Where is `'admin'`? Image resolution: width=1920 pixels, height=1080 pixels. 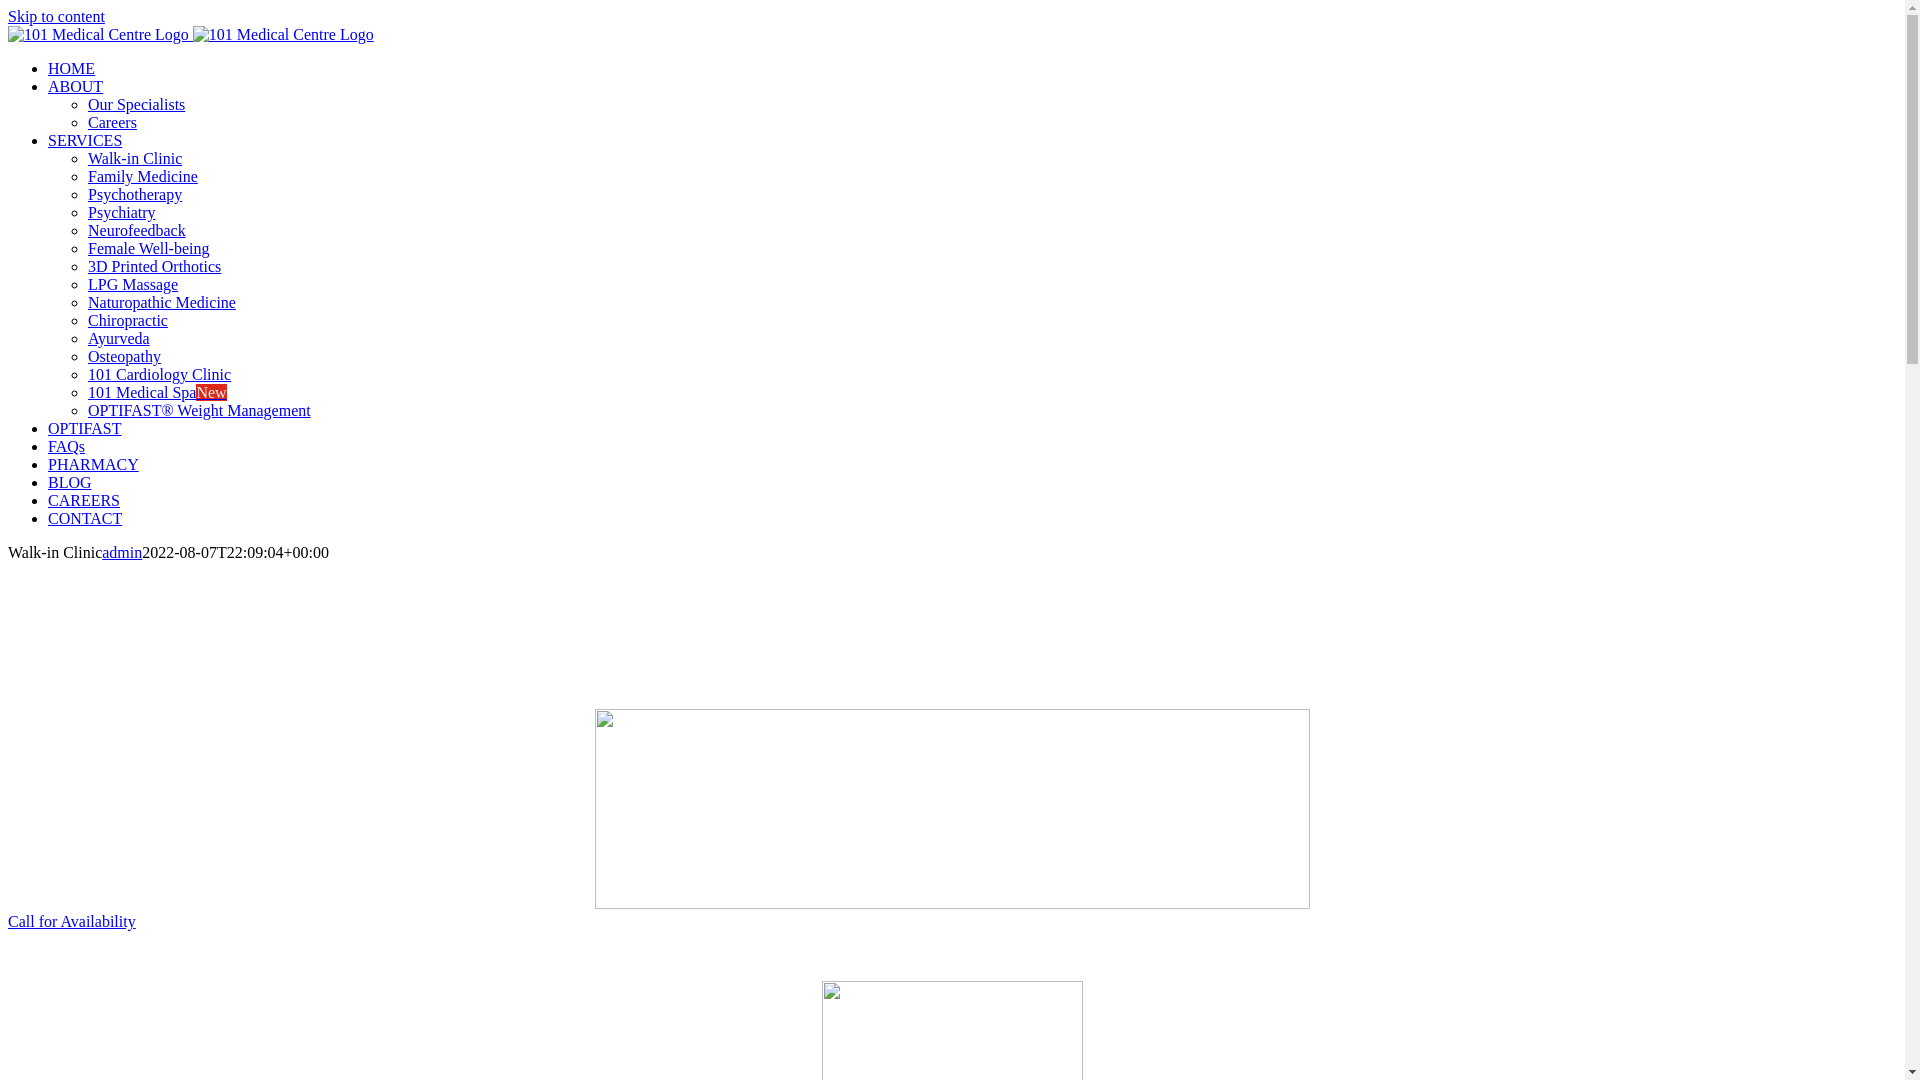 'admin' is located at coordinates (120, 552).